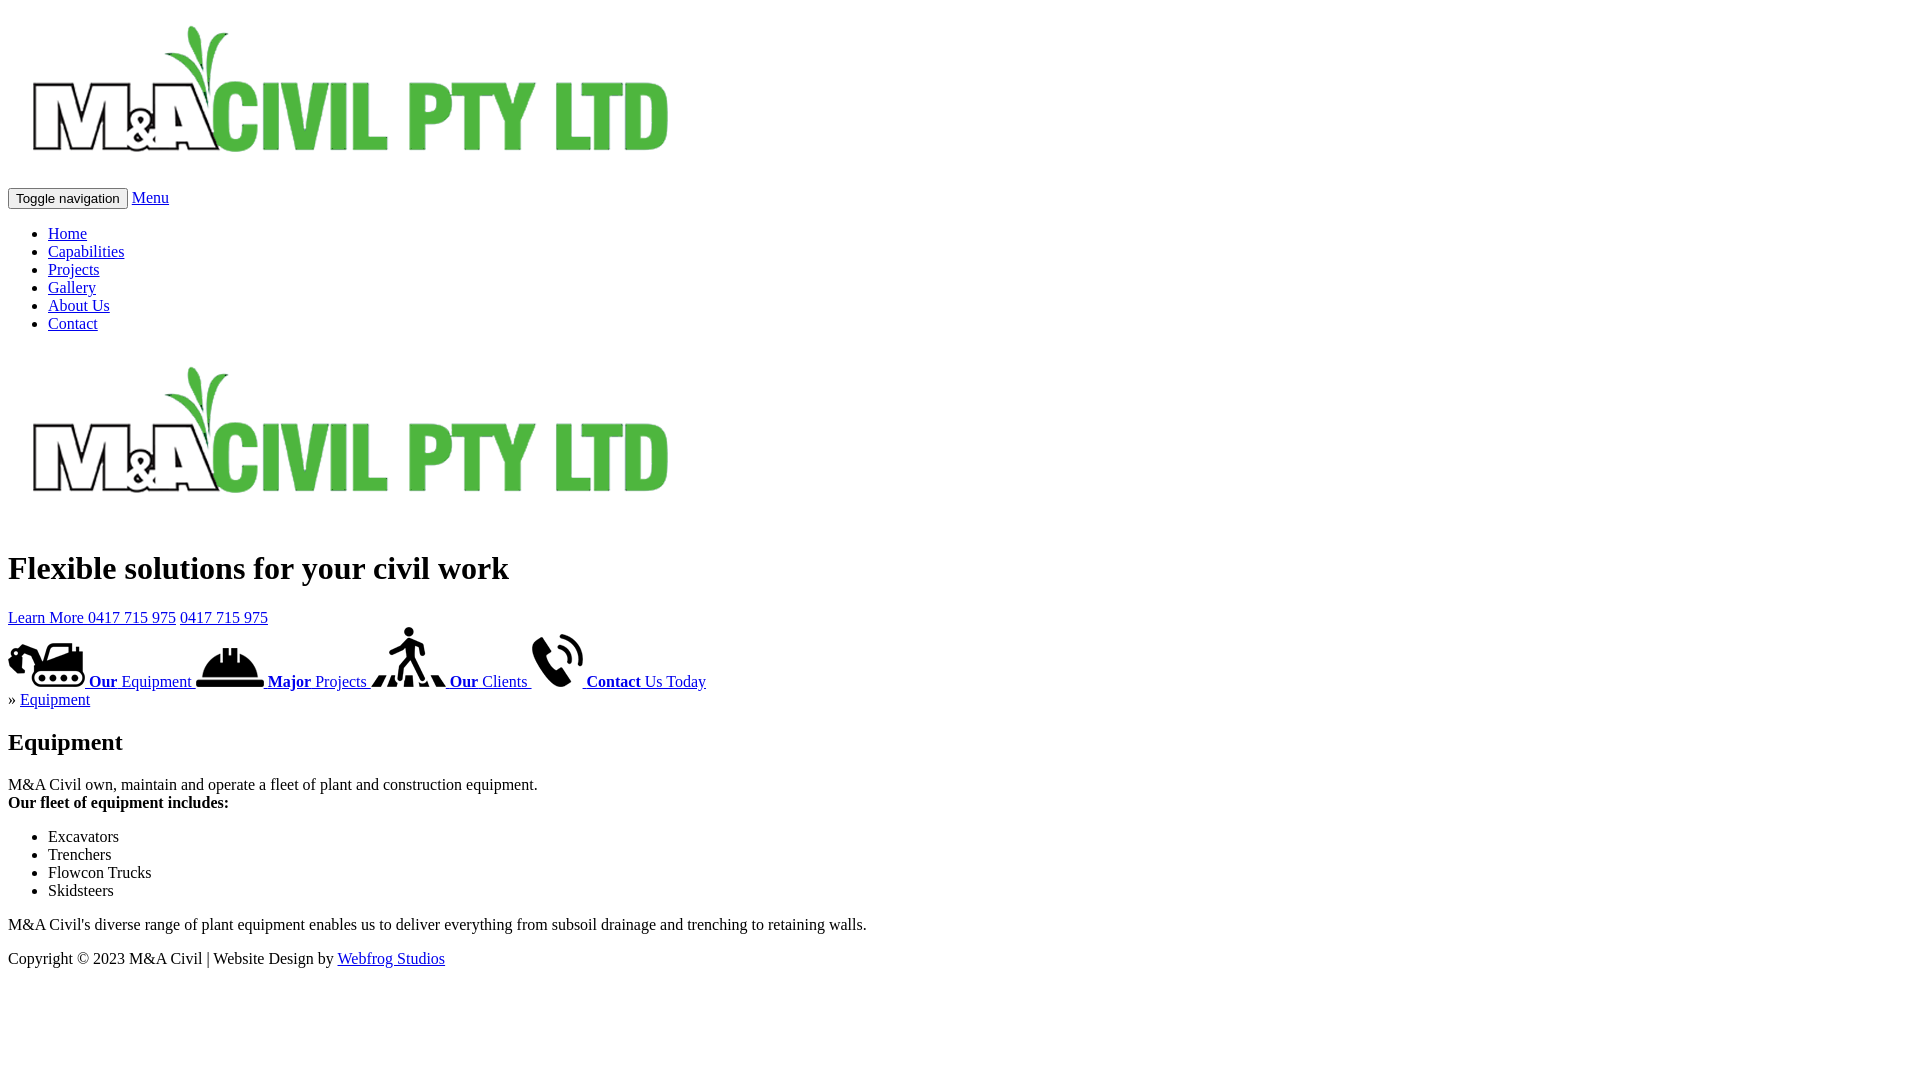 This screenshot has height=1080, width=1920. I want to click on 'Capabilities', so click(85, 250).